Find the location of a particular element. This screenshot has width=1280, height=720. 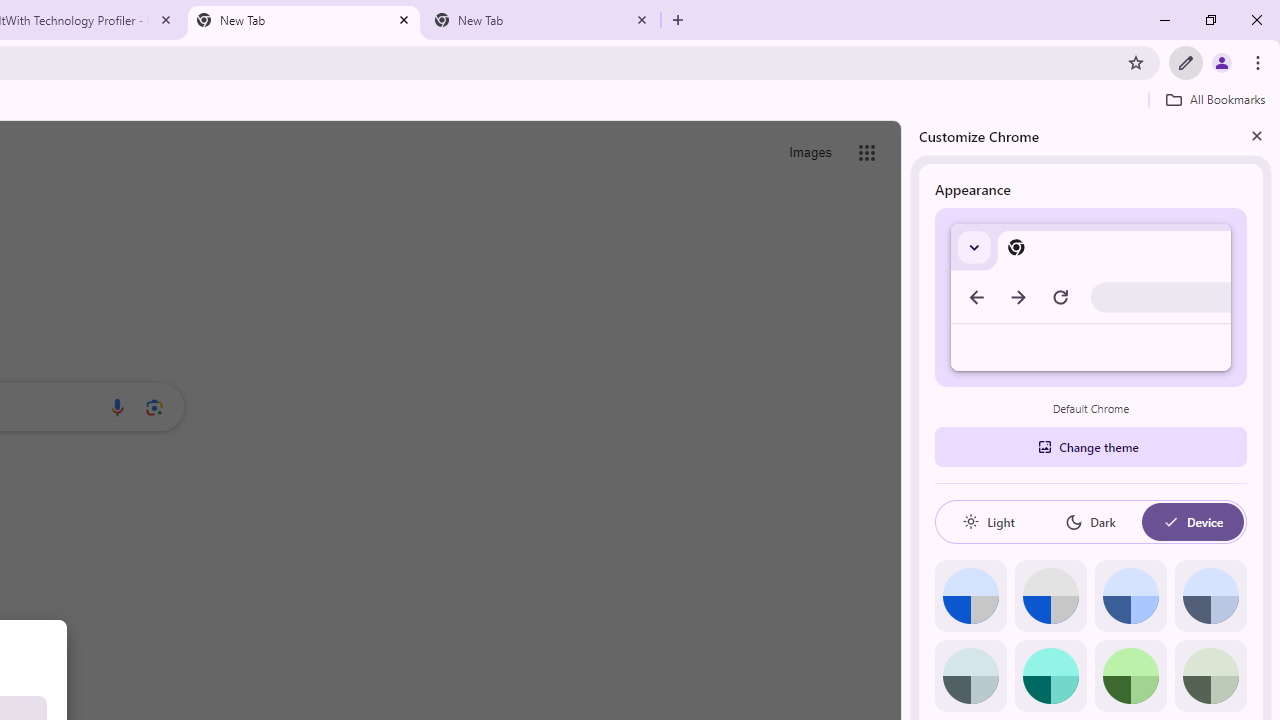

'Default color' is located at coordinates (970, 595).